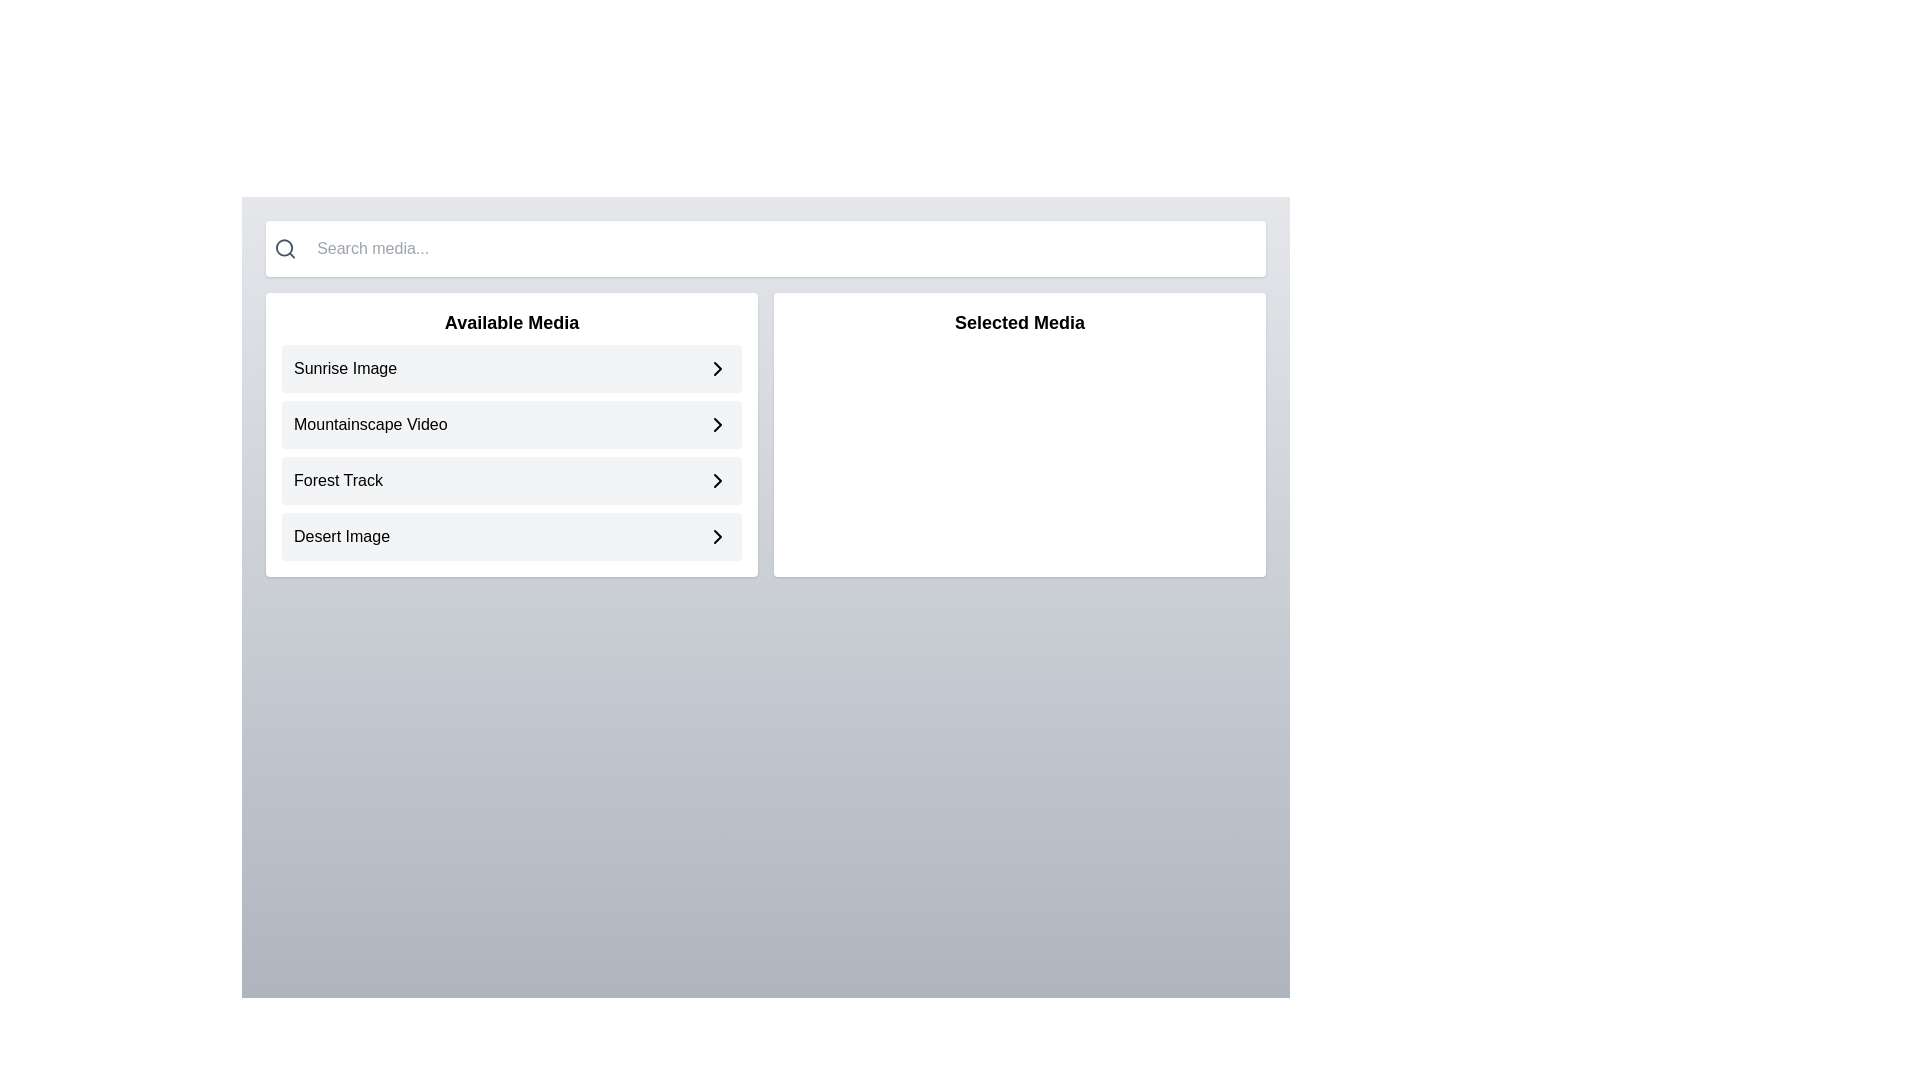 The height and width of the screenshot is (1080, 1920). What do you see at coordinates (370, 423) in the screenshot?
I see `the bold text label reading 'Mountainscape Video' located in the second row under the 'Available Media' section, which is part of a list item with a light gray background` at bounding box center [370, 423].